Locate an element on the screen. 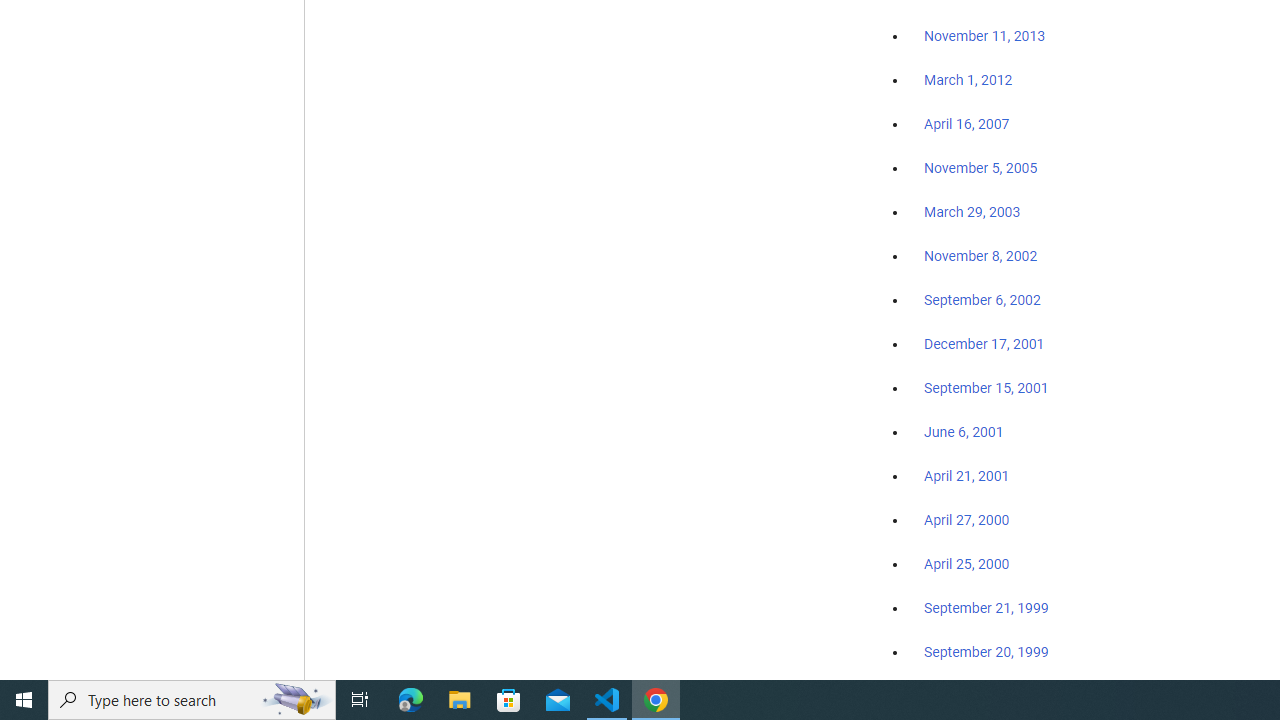 The width and height of the screenshot is (1280, 720). 'November 8, 2002' is located at coordinates (981, 255).